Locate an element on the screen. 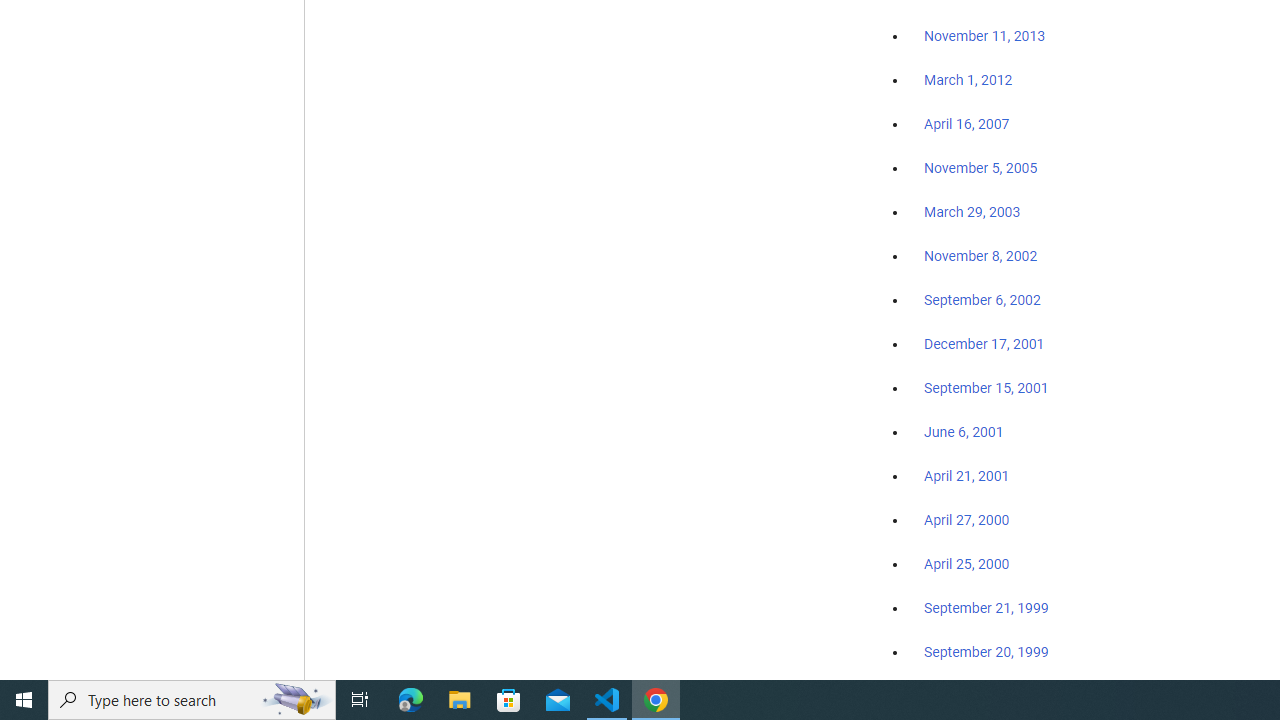 The width and height of the screenshot is (1280, 720). 'November 8, 2002' is located at coordinates (981, 255).